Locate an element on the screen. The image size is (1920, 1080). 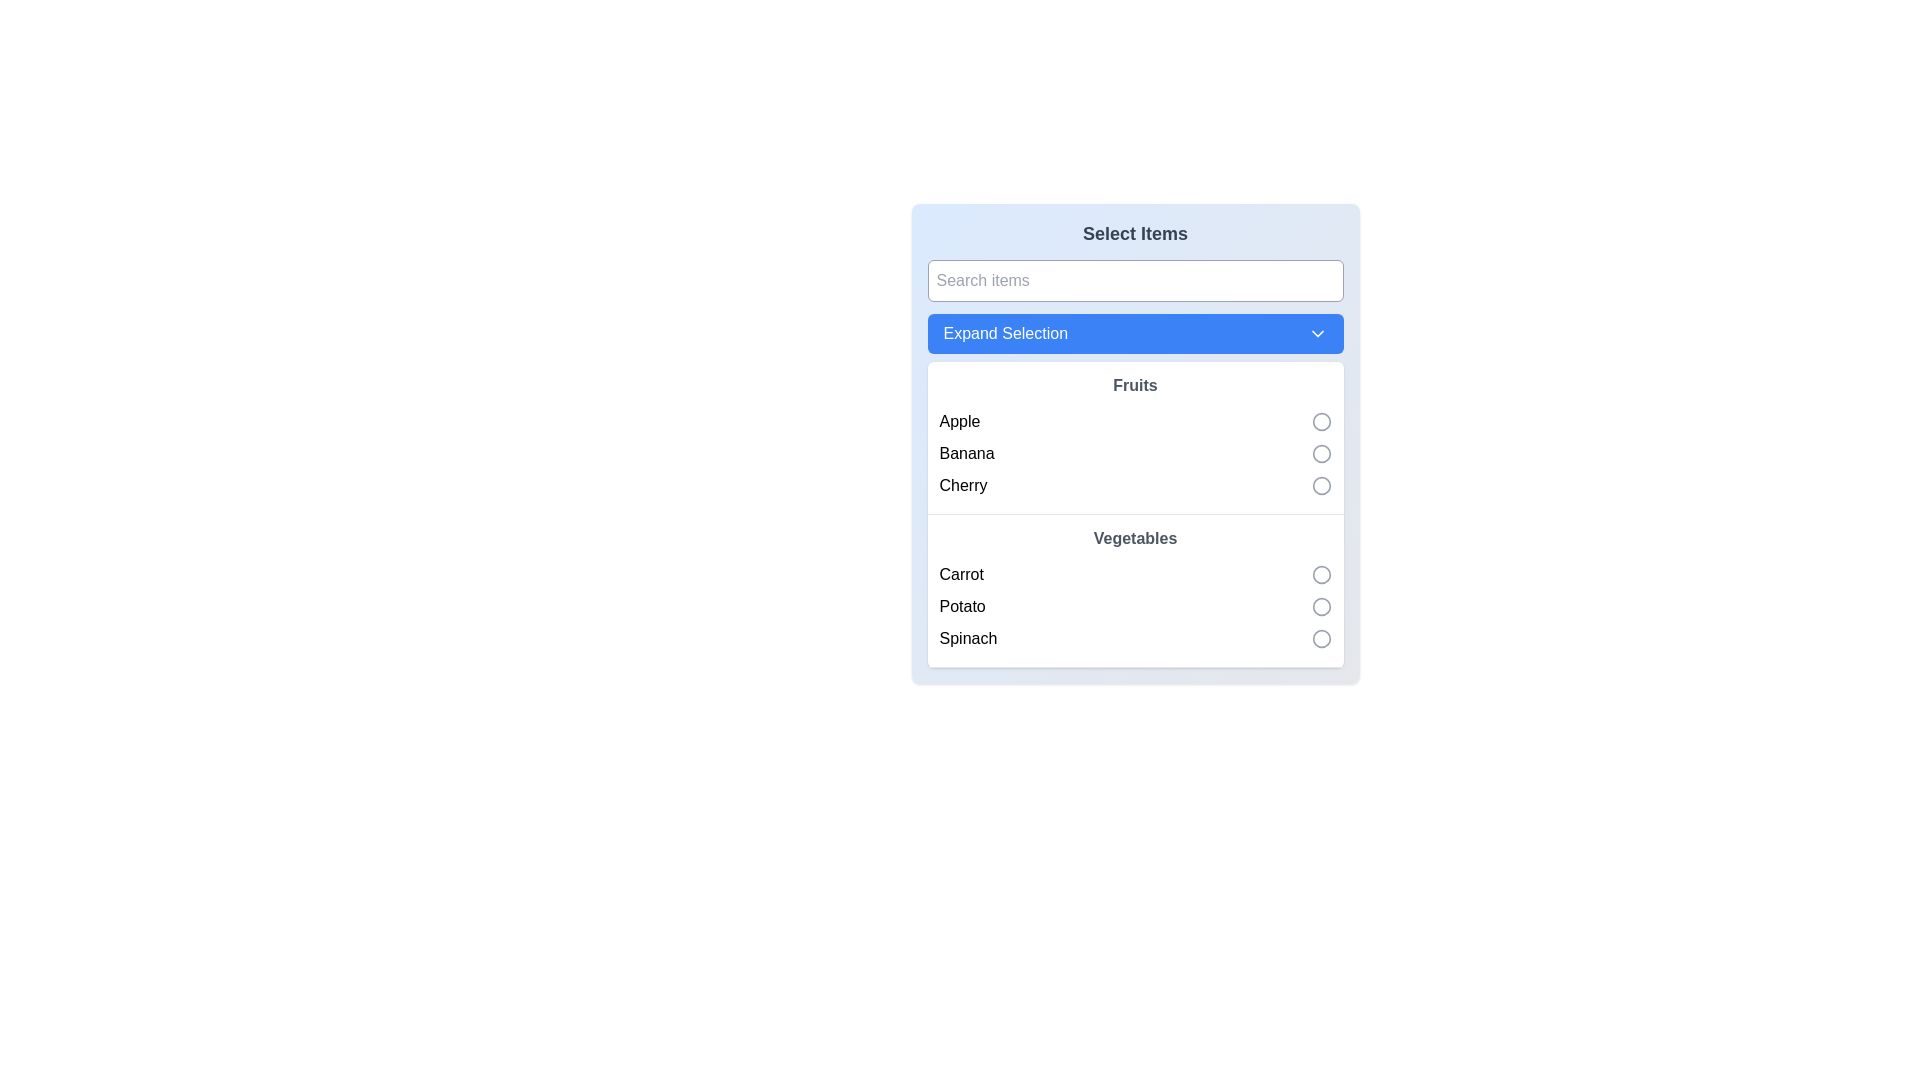
the selectable list item labeled 'Spinach' for keyboard navigation is located at coordinates (1135, 639).